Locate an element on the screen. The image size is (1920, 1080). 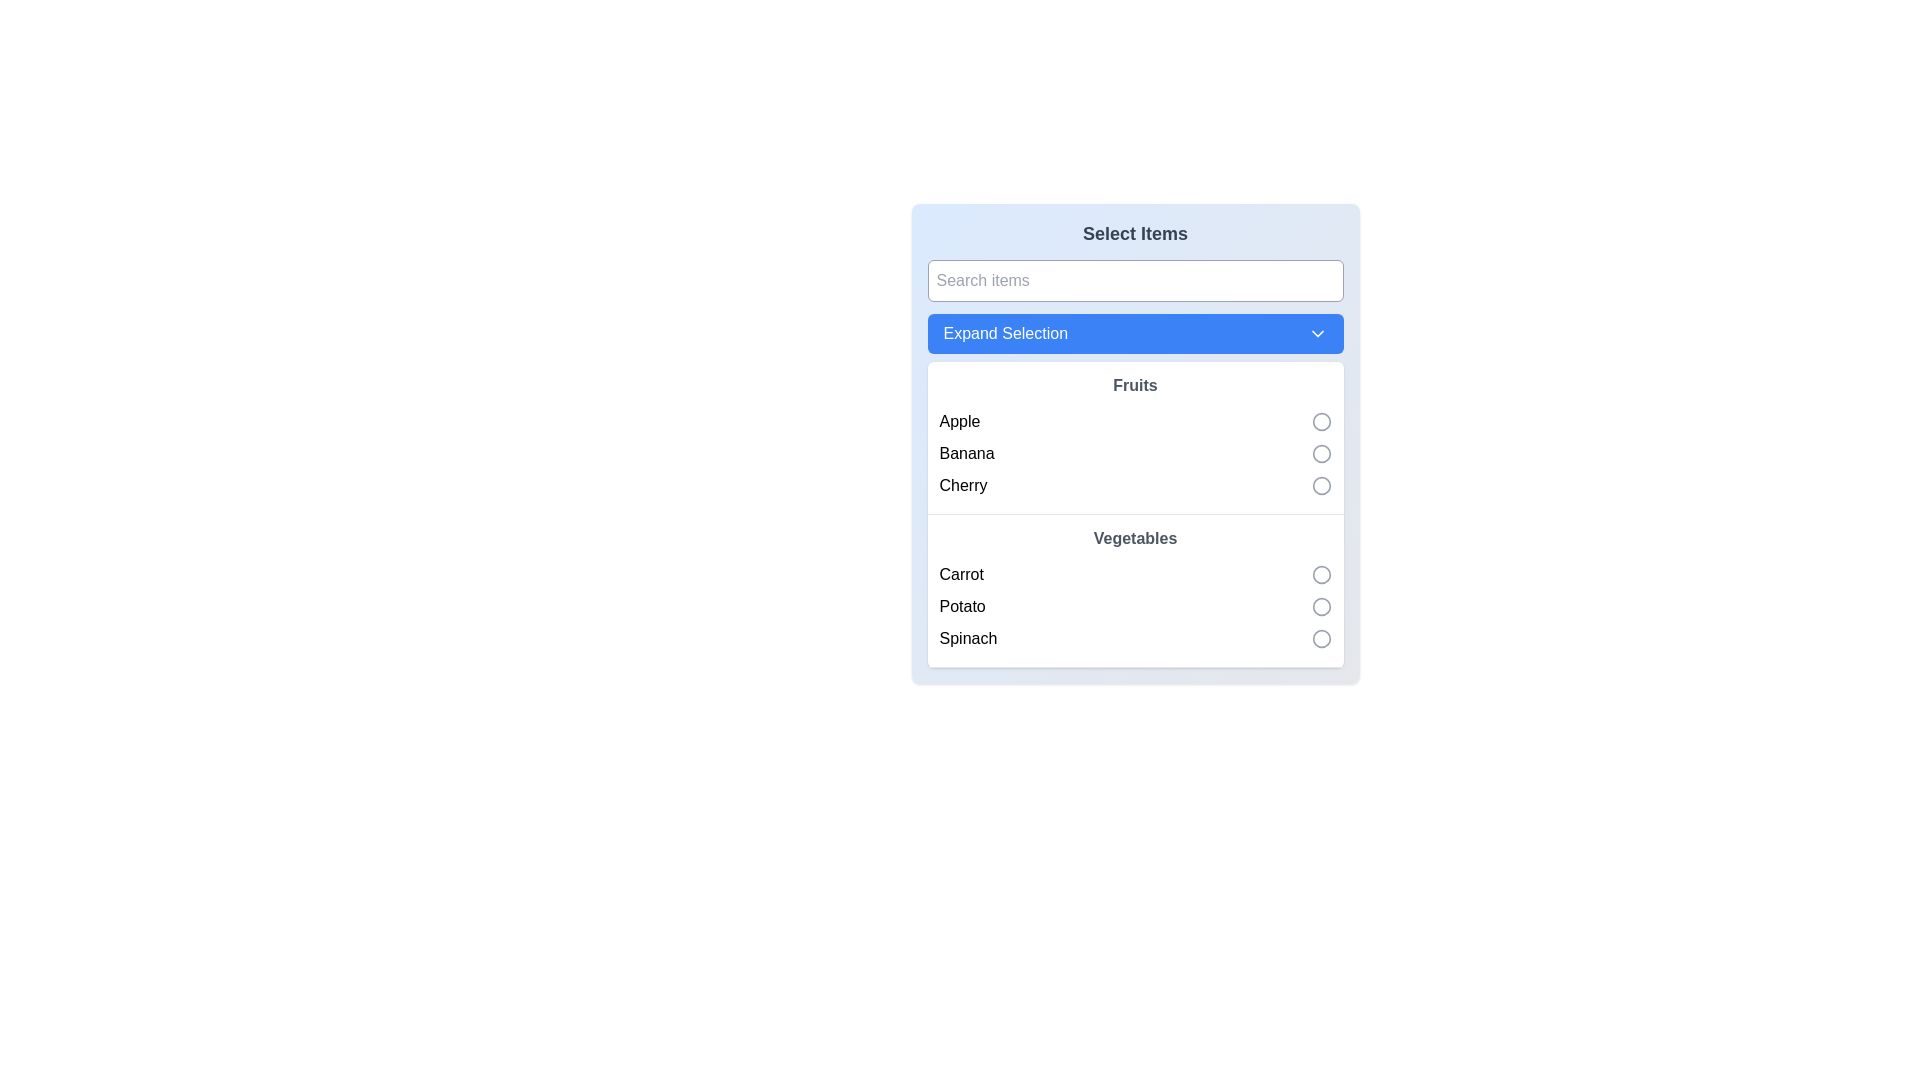
the selectable list item labeled 'Spinach' for keyboard navigation is located at coordinates (1135, 639).